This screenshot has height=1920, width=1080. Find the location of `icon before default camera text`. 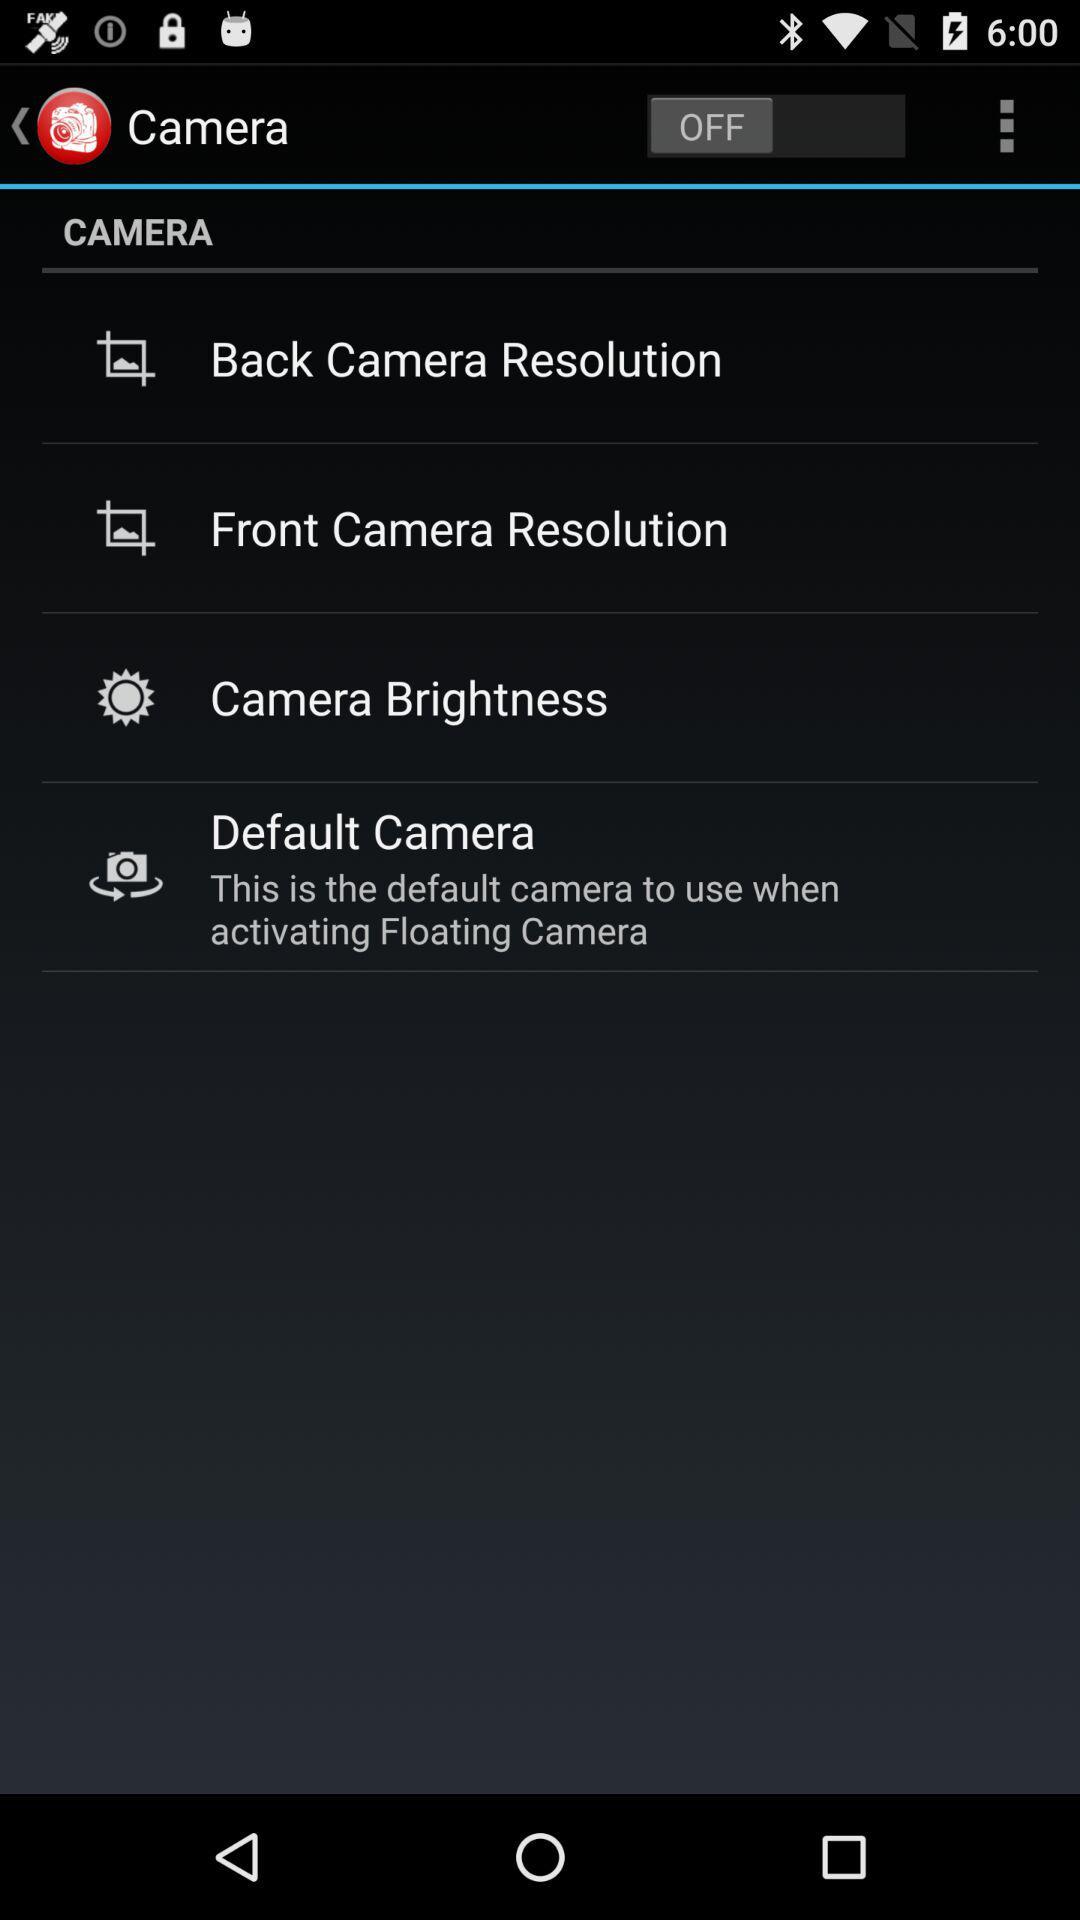

icon before default camera text is located at coordinates (126, 877).